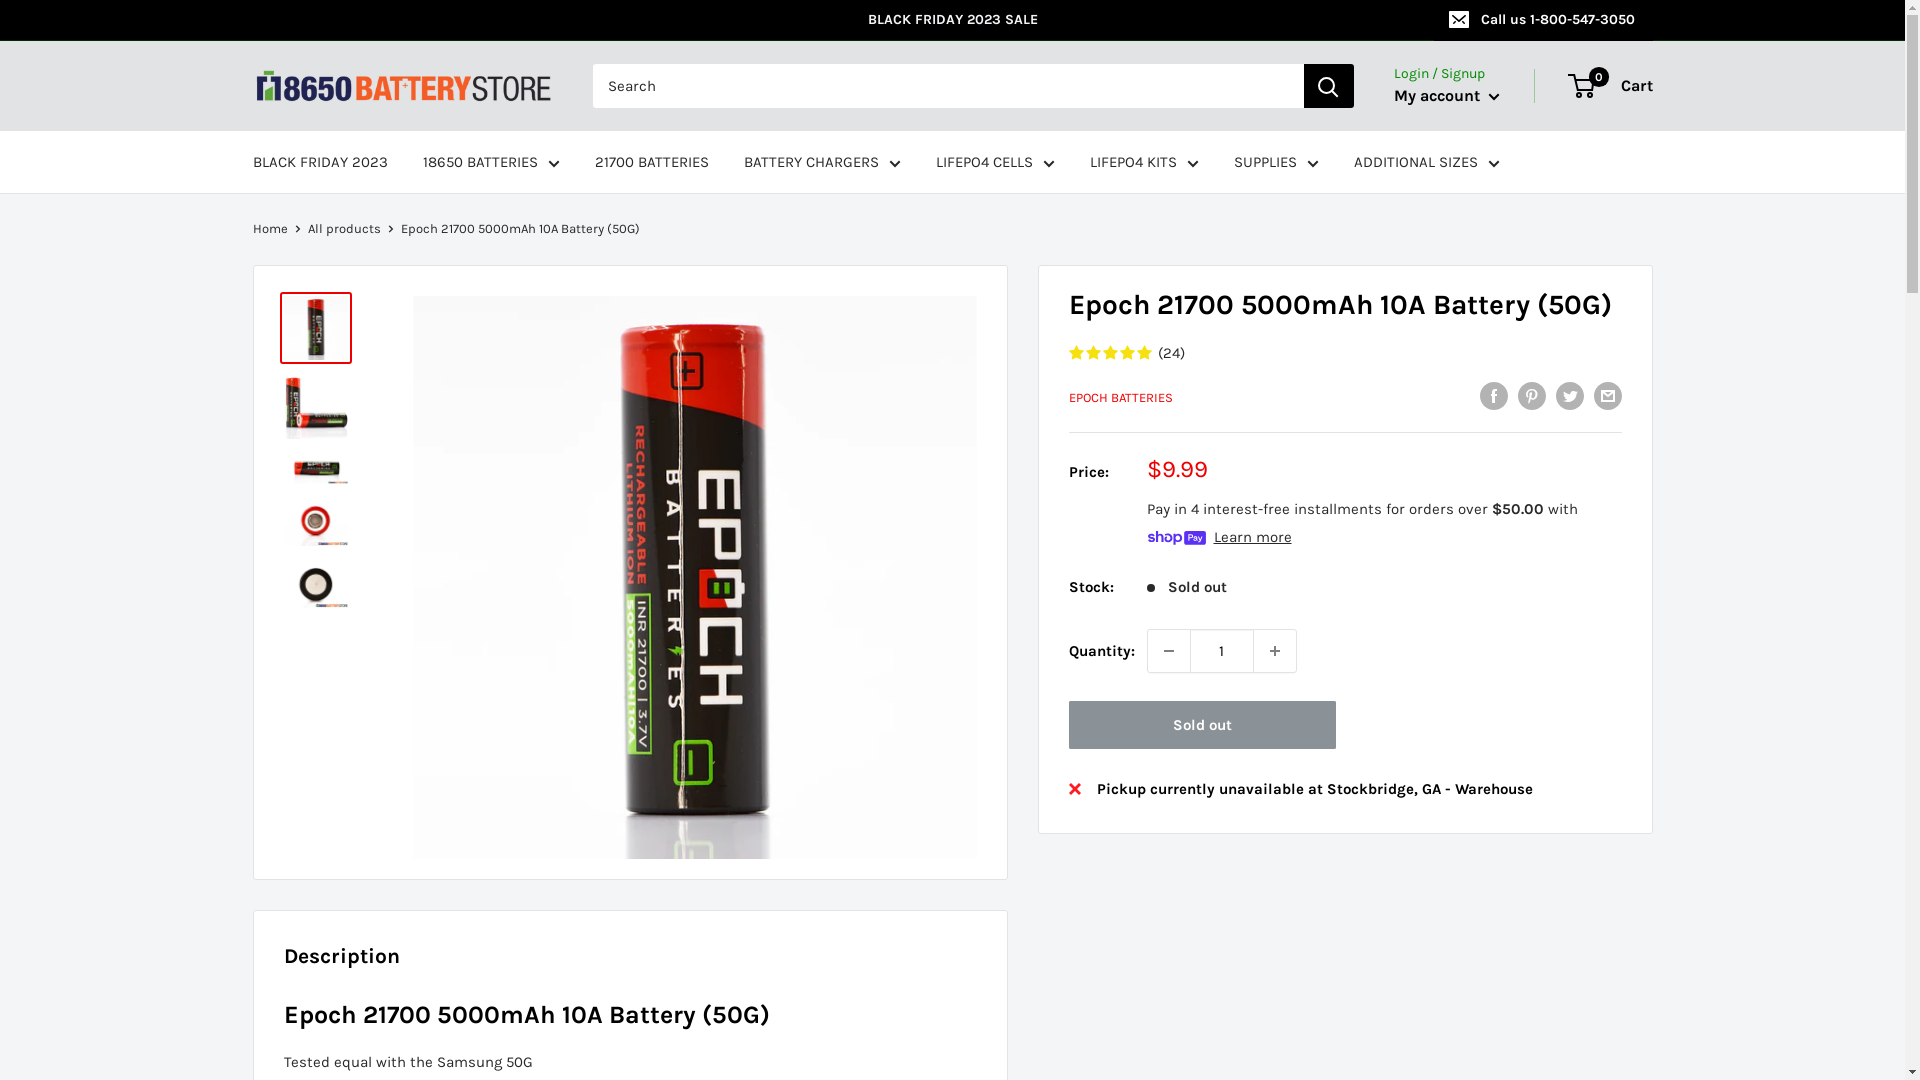 This screenshot has height=1080, width=1920. I want to click on 'BLACK FRIDAY 2023 SALE', so click(842, 19).